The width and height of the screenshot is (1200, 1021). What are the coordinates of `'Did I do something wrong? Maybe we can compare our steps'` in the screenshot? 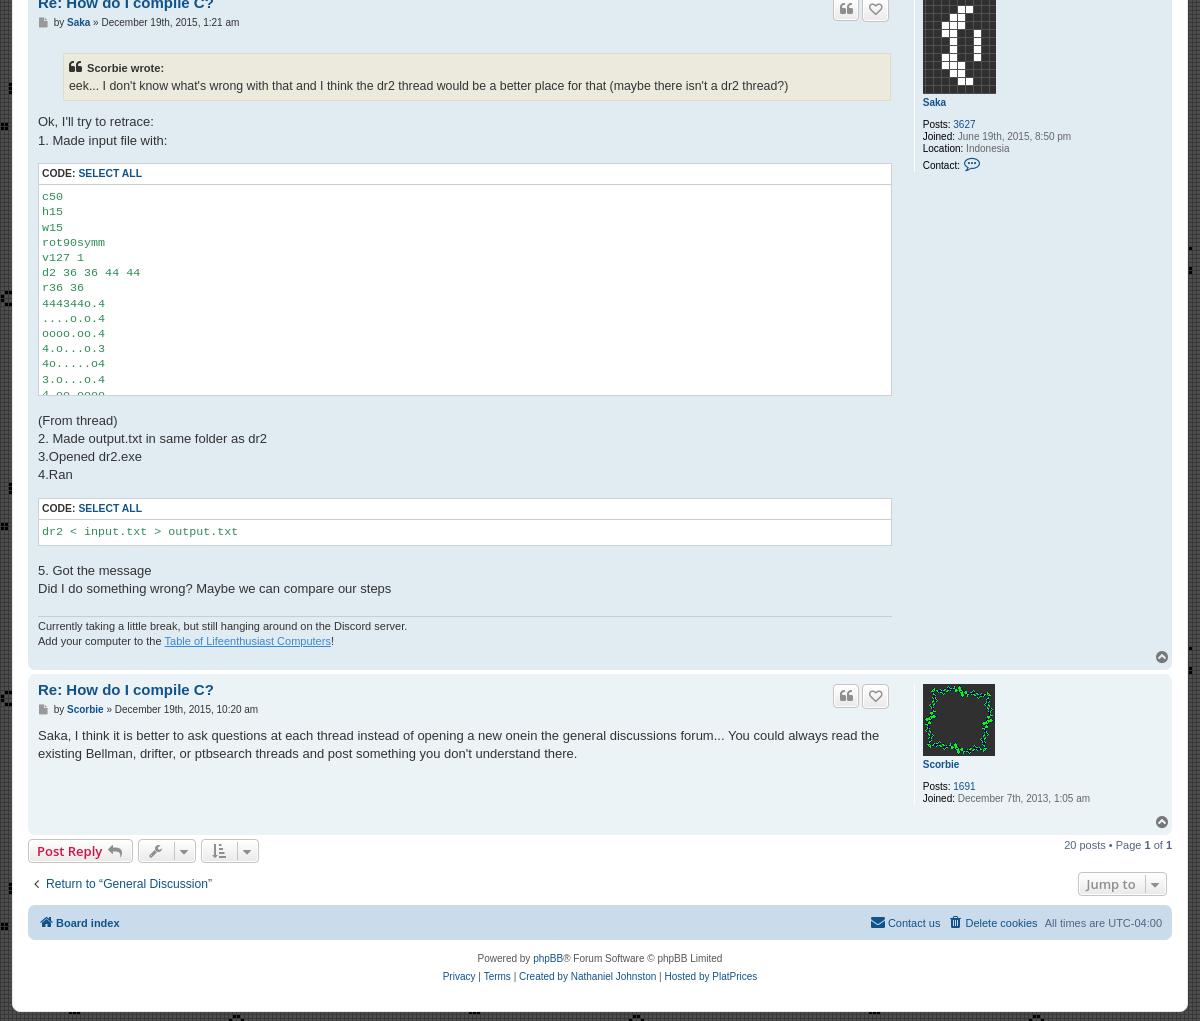 It's located at (213, 587).